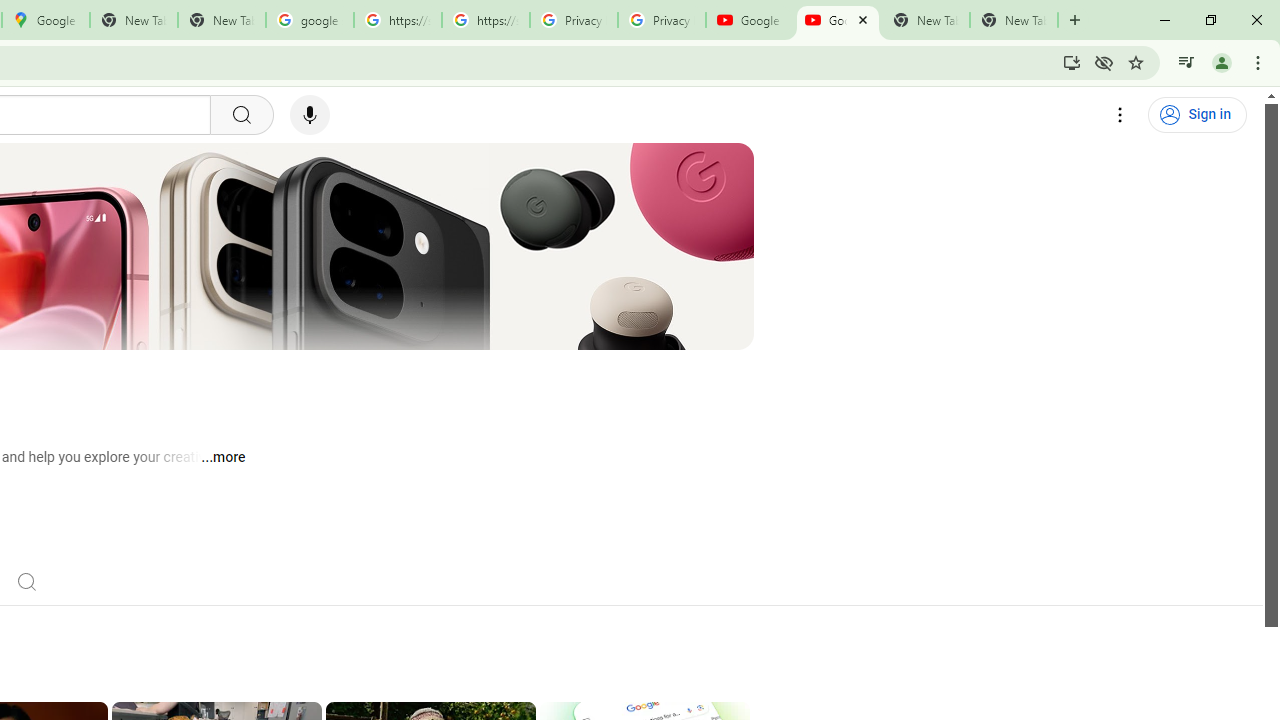 This screenshot has width=1280, height=720. Describe the element at coordinates (1197, 115) in the screenshot. I see `'Sign in'` at that location.